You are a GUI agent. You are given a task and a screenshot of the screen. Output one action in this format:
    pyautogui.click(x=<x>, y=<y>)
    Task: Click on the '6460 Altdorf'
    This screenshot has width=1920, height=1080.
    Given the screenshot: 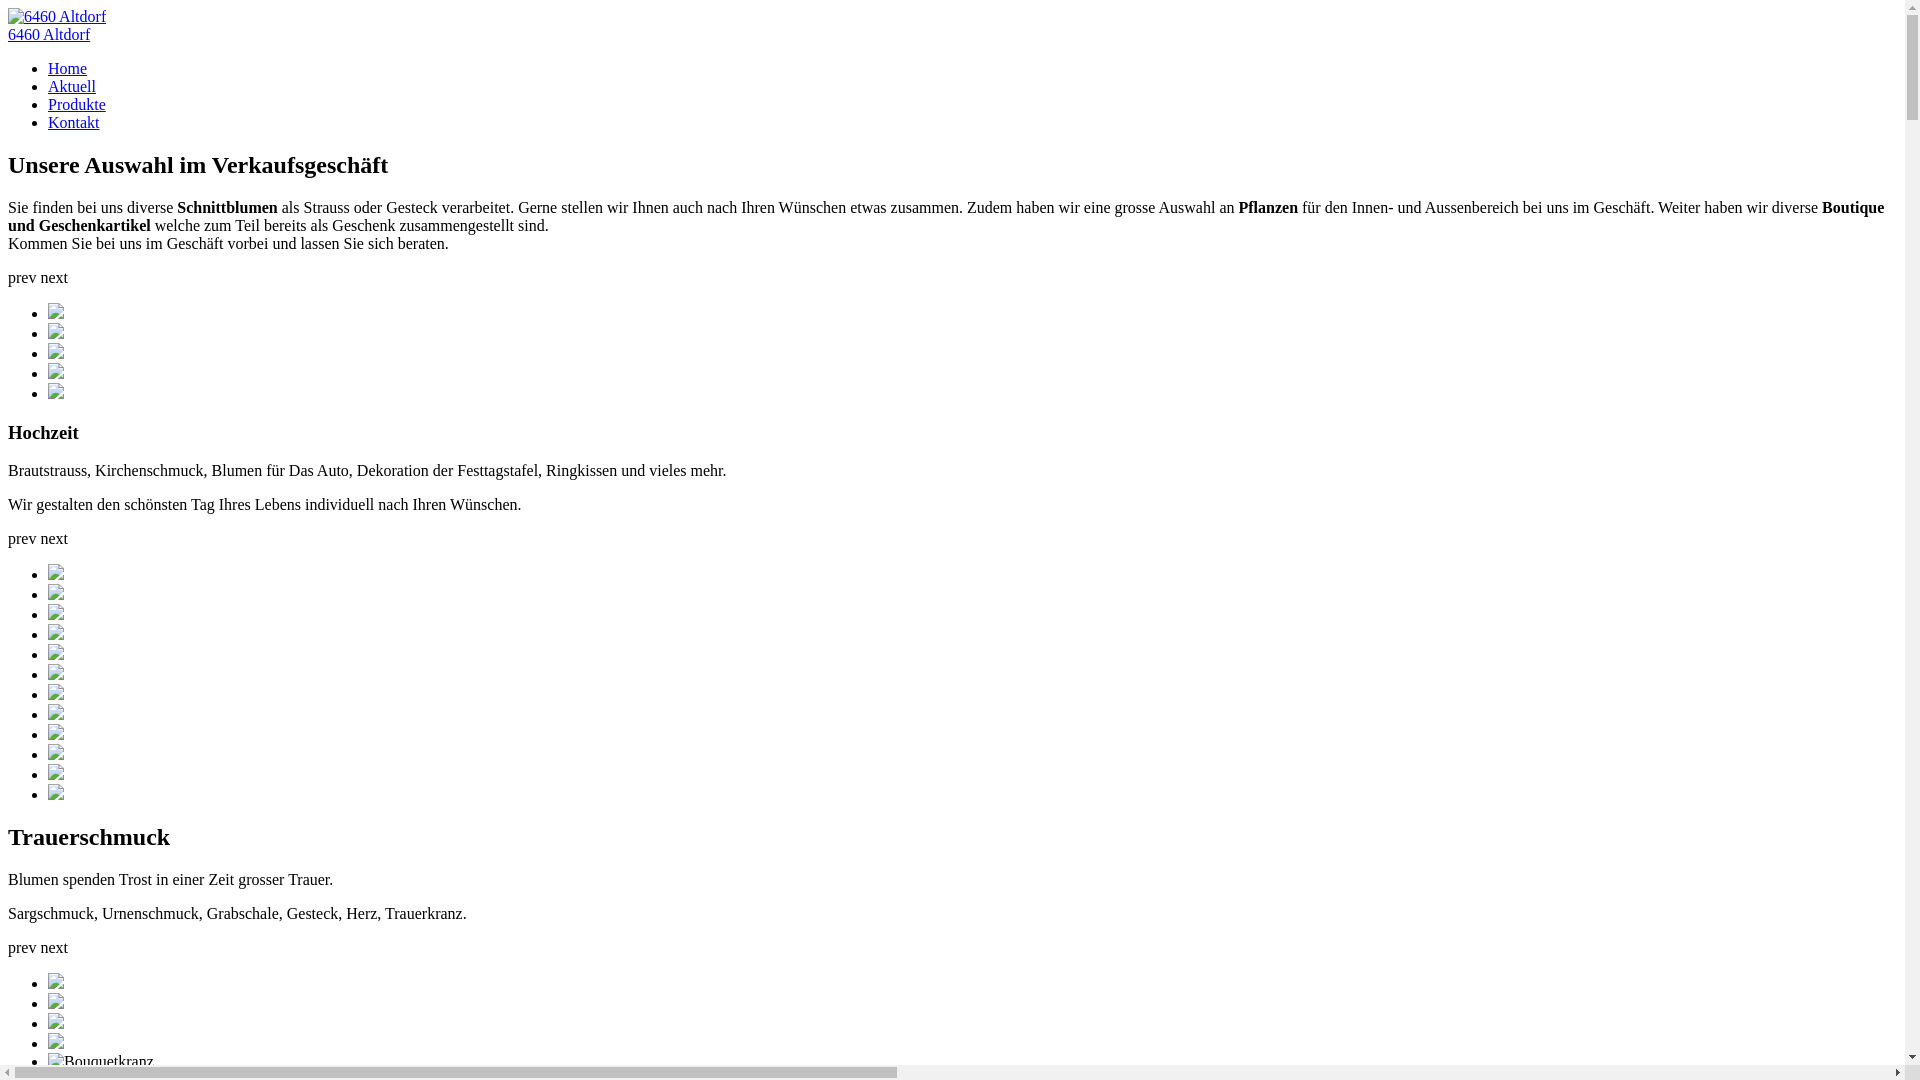 What is the action you would take?
    pyautogui.click(x=48, y=34)
    